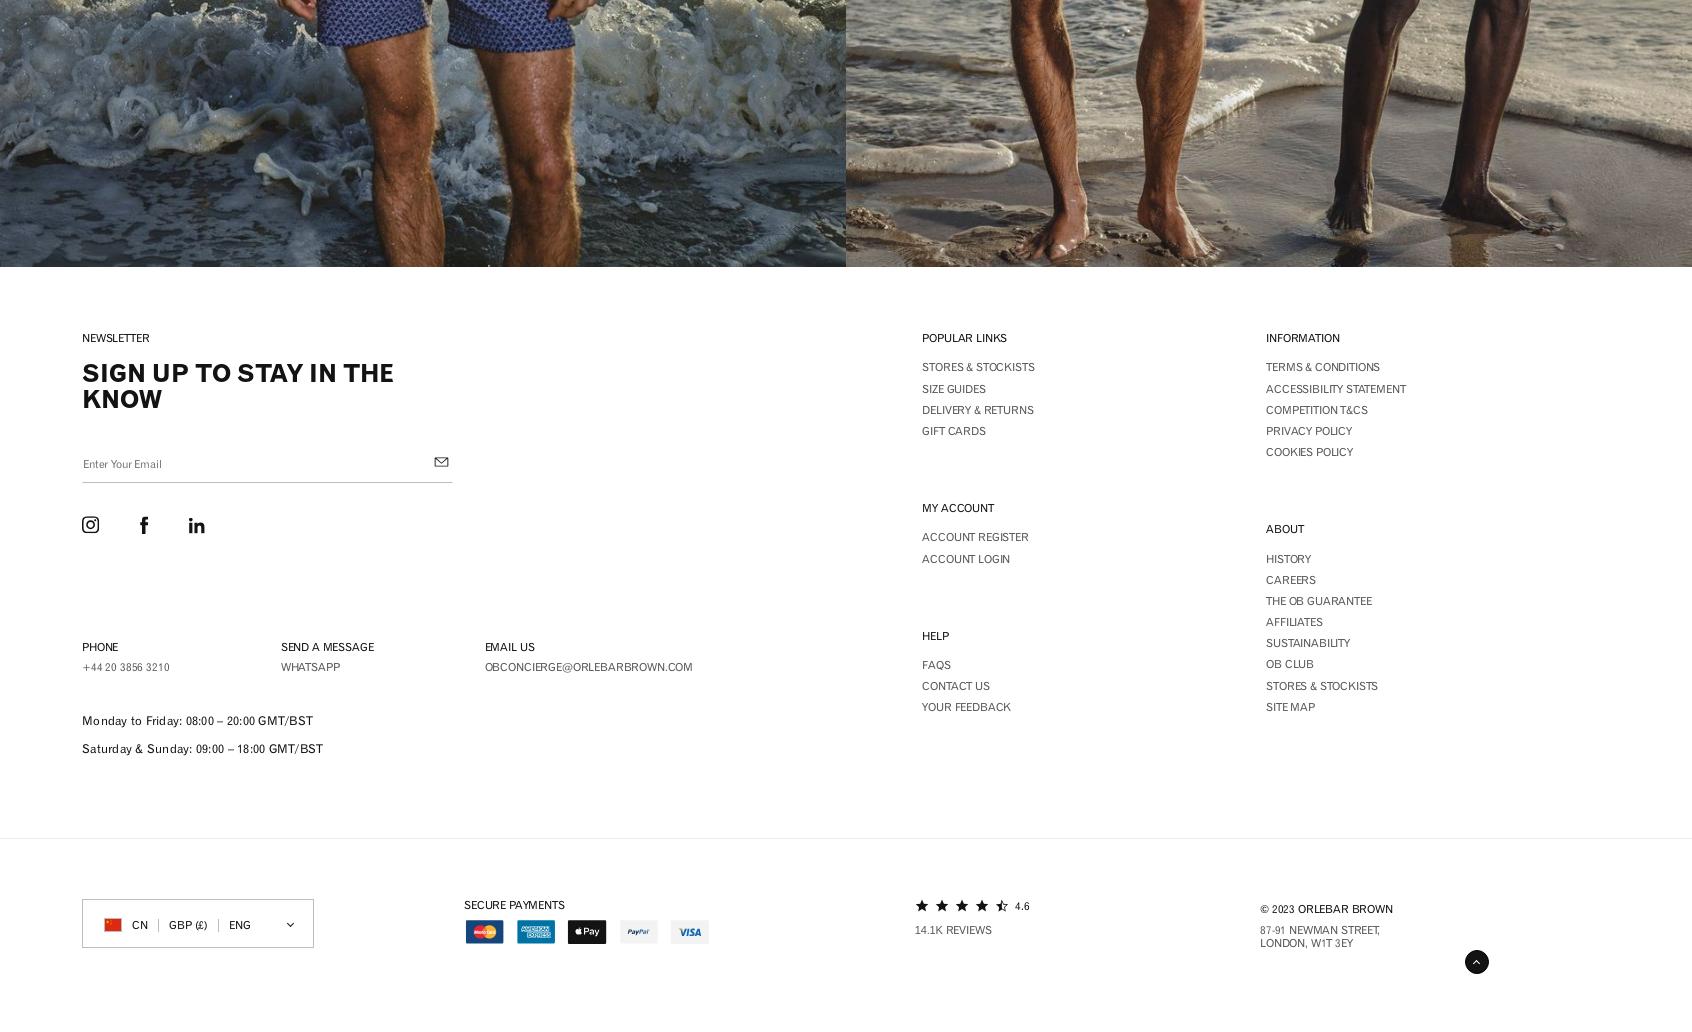  What do you see at coordinates (1032, 919) in the screenshot?
I see `'4.6 star rating'` at bounding box center [1032, 919].